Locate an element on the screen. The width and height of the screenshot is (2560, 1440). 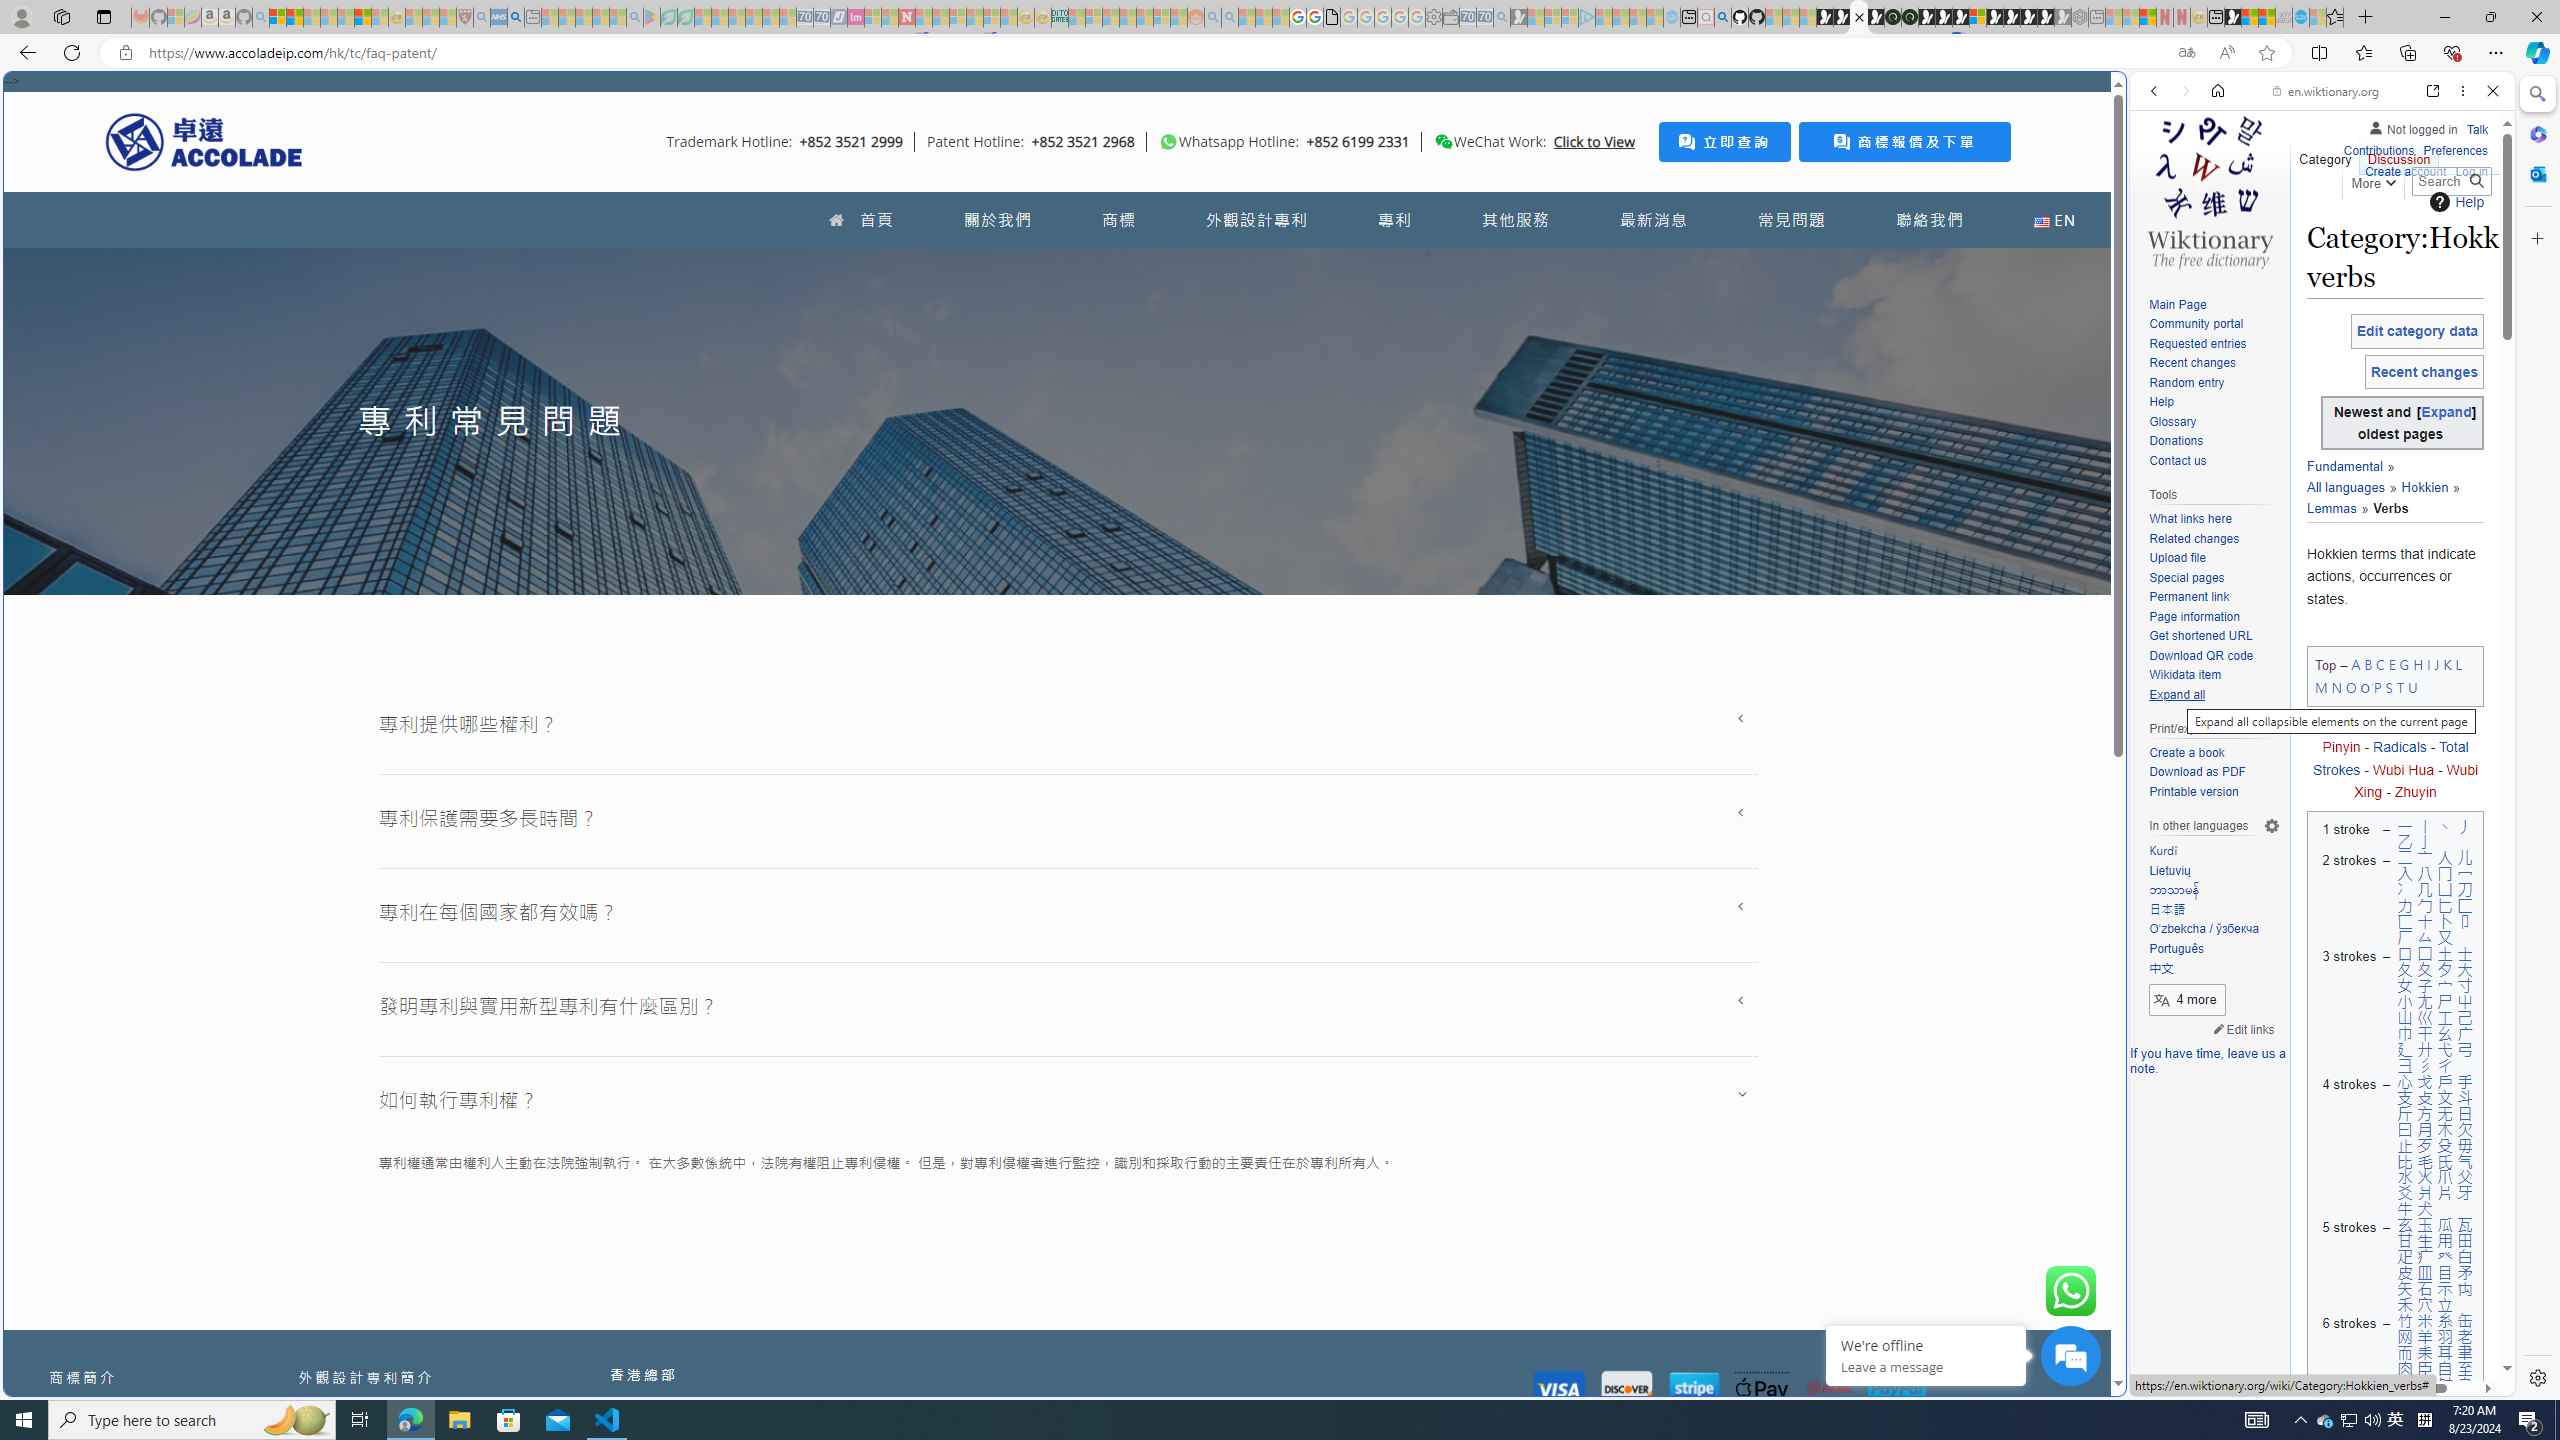
'Community portal' is located at coordinates (2213, 325).